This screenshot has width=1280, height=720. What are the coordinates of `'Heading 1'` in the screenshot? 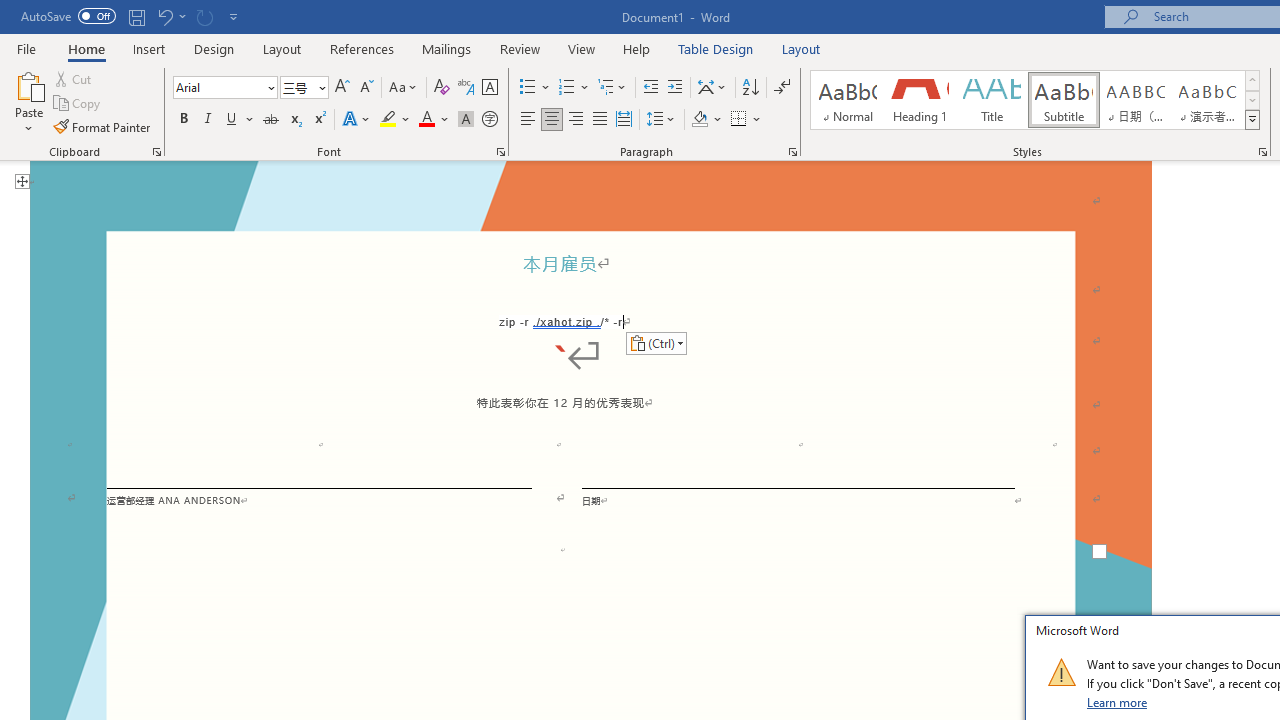 It's located at (919, 100).